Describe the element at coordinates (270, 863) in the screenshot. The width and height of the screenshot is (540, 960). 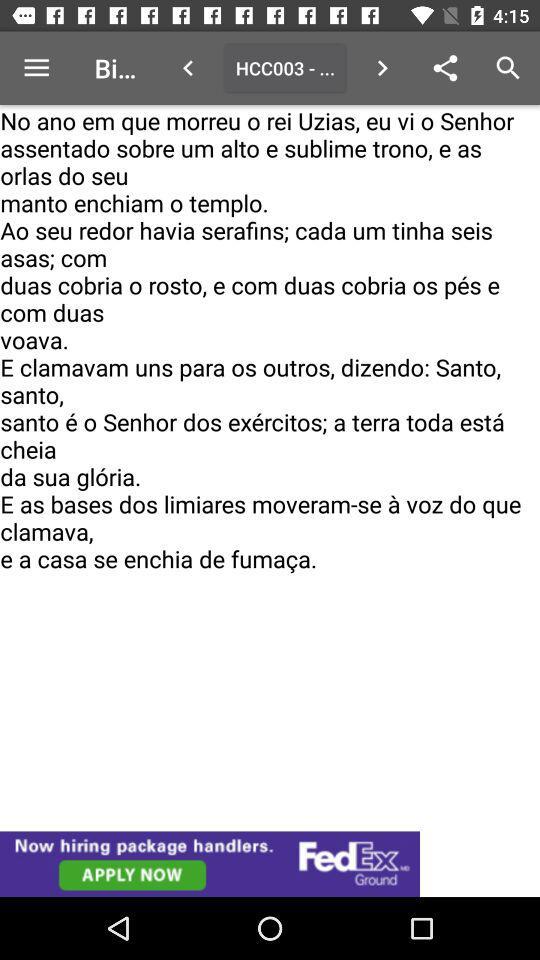
I see `open advertisement` at that location.